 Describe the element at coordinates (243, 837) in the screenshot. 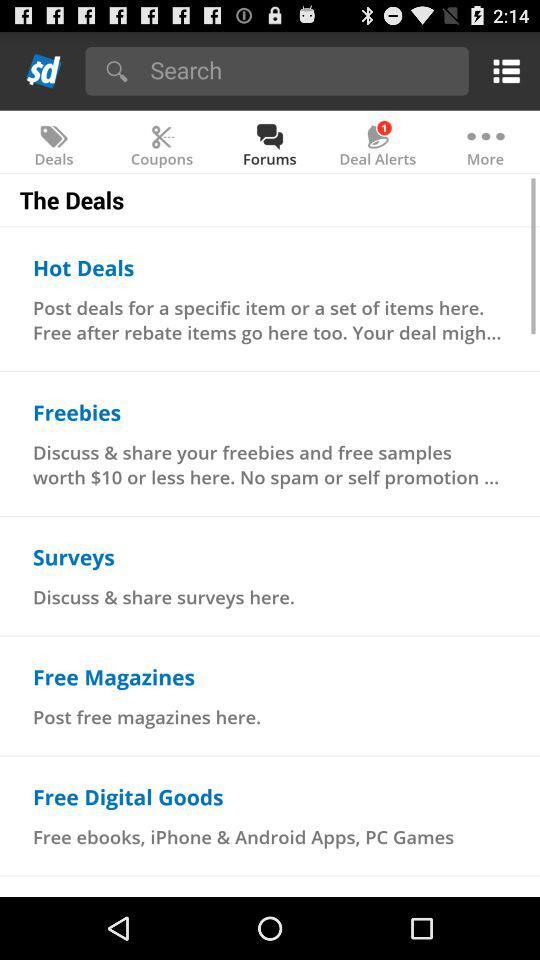

I see `free ebooks iphone item` at that location.